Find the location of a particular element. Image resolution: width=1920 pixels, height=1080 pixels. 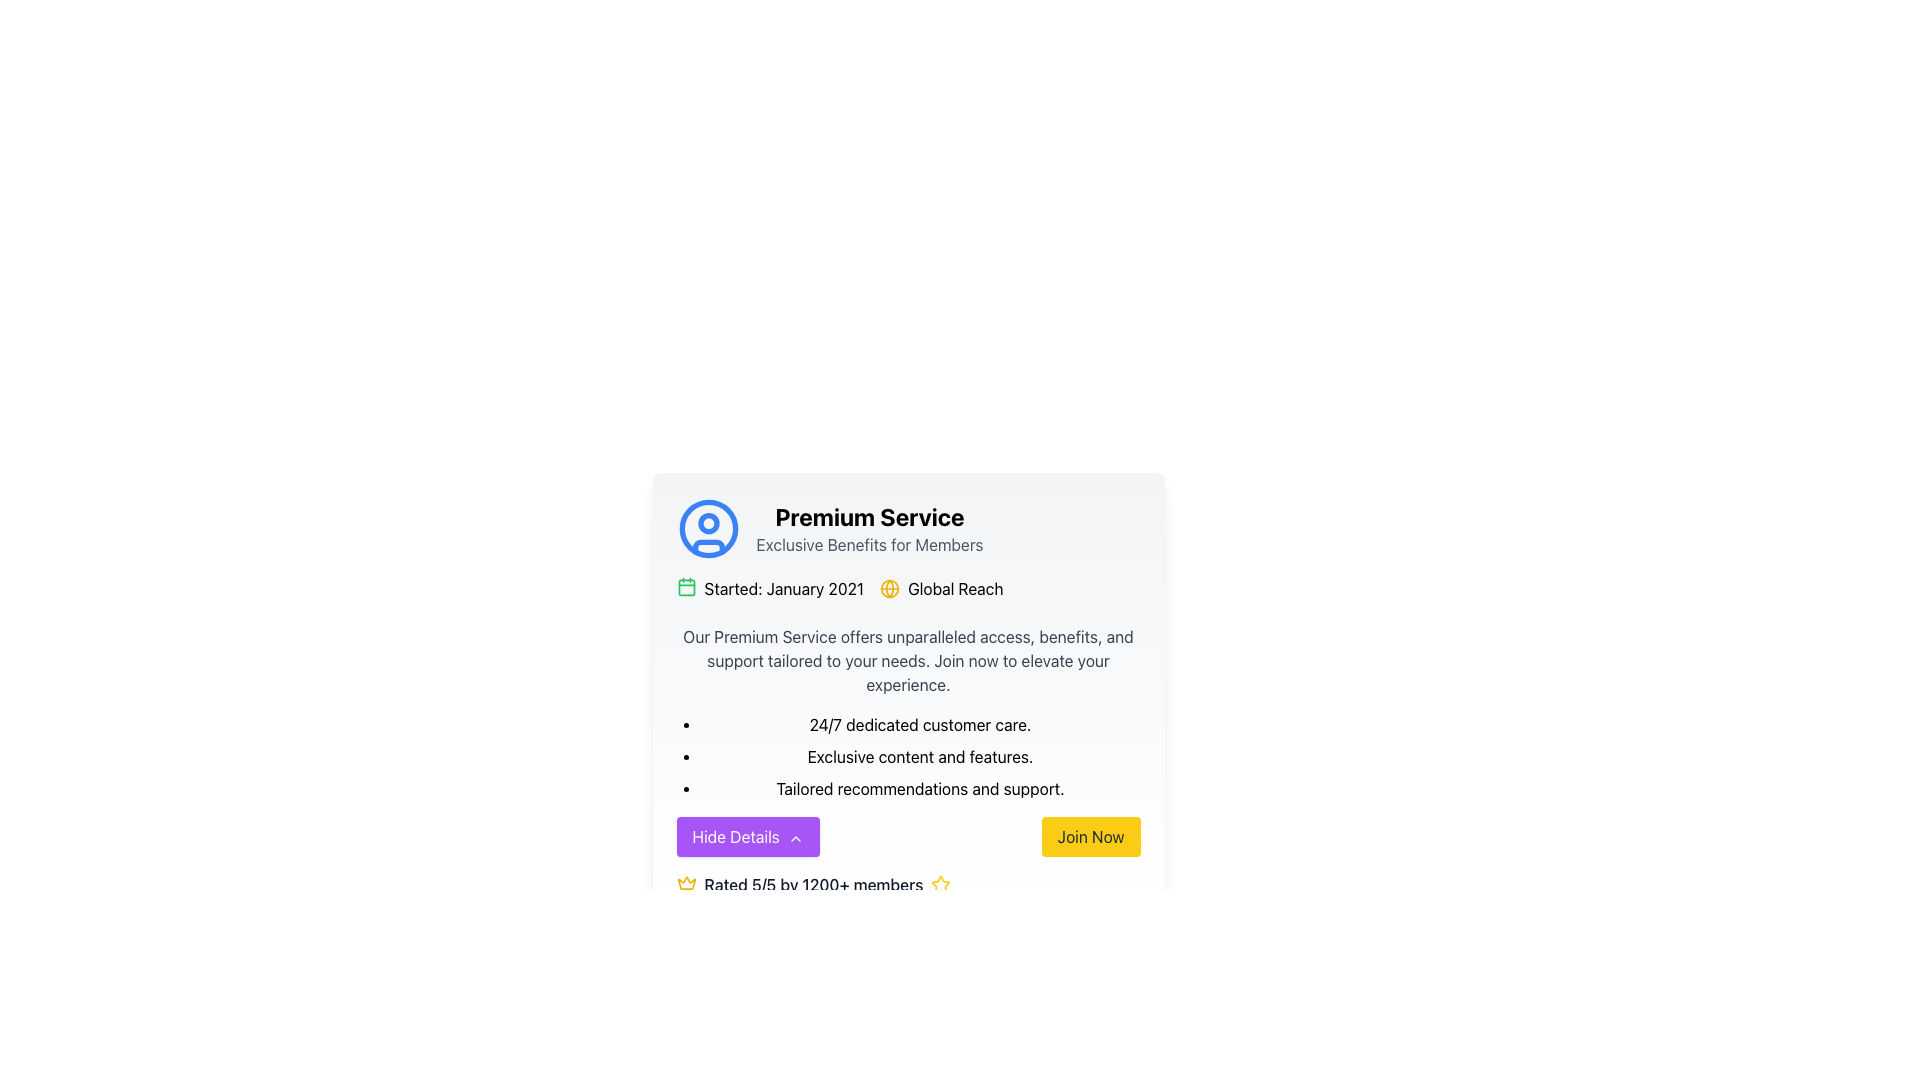

the text label reading 'Started: January 2021', which is located in the upper-left section of the card, next to a green calendar icon is located at coordinates (783, 588).